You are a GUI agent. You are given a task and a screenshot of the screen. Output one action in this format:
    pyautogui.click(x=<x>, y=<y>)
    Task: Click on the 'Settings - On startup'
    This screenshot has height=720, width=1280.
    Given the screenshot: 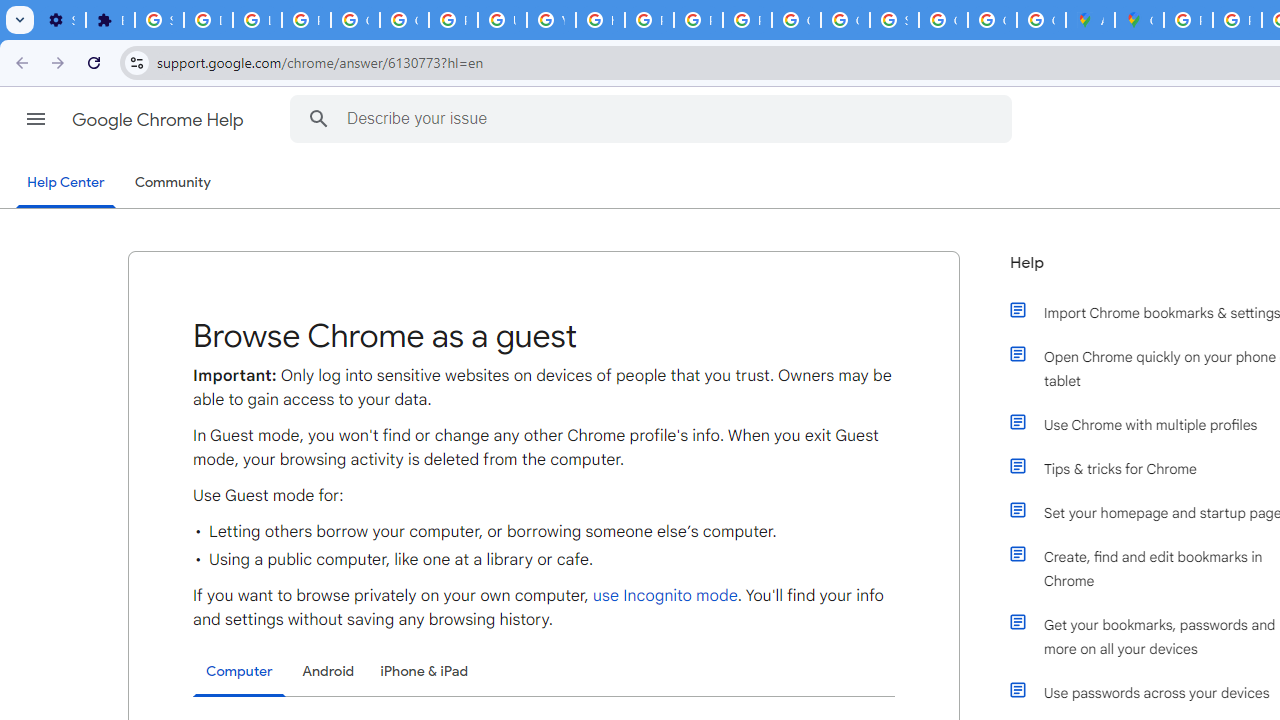 What is the action you would take?
    pyautogui.click(x=61, y=20)
    